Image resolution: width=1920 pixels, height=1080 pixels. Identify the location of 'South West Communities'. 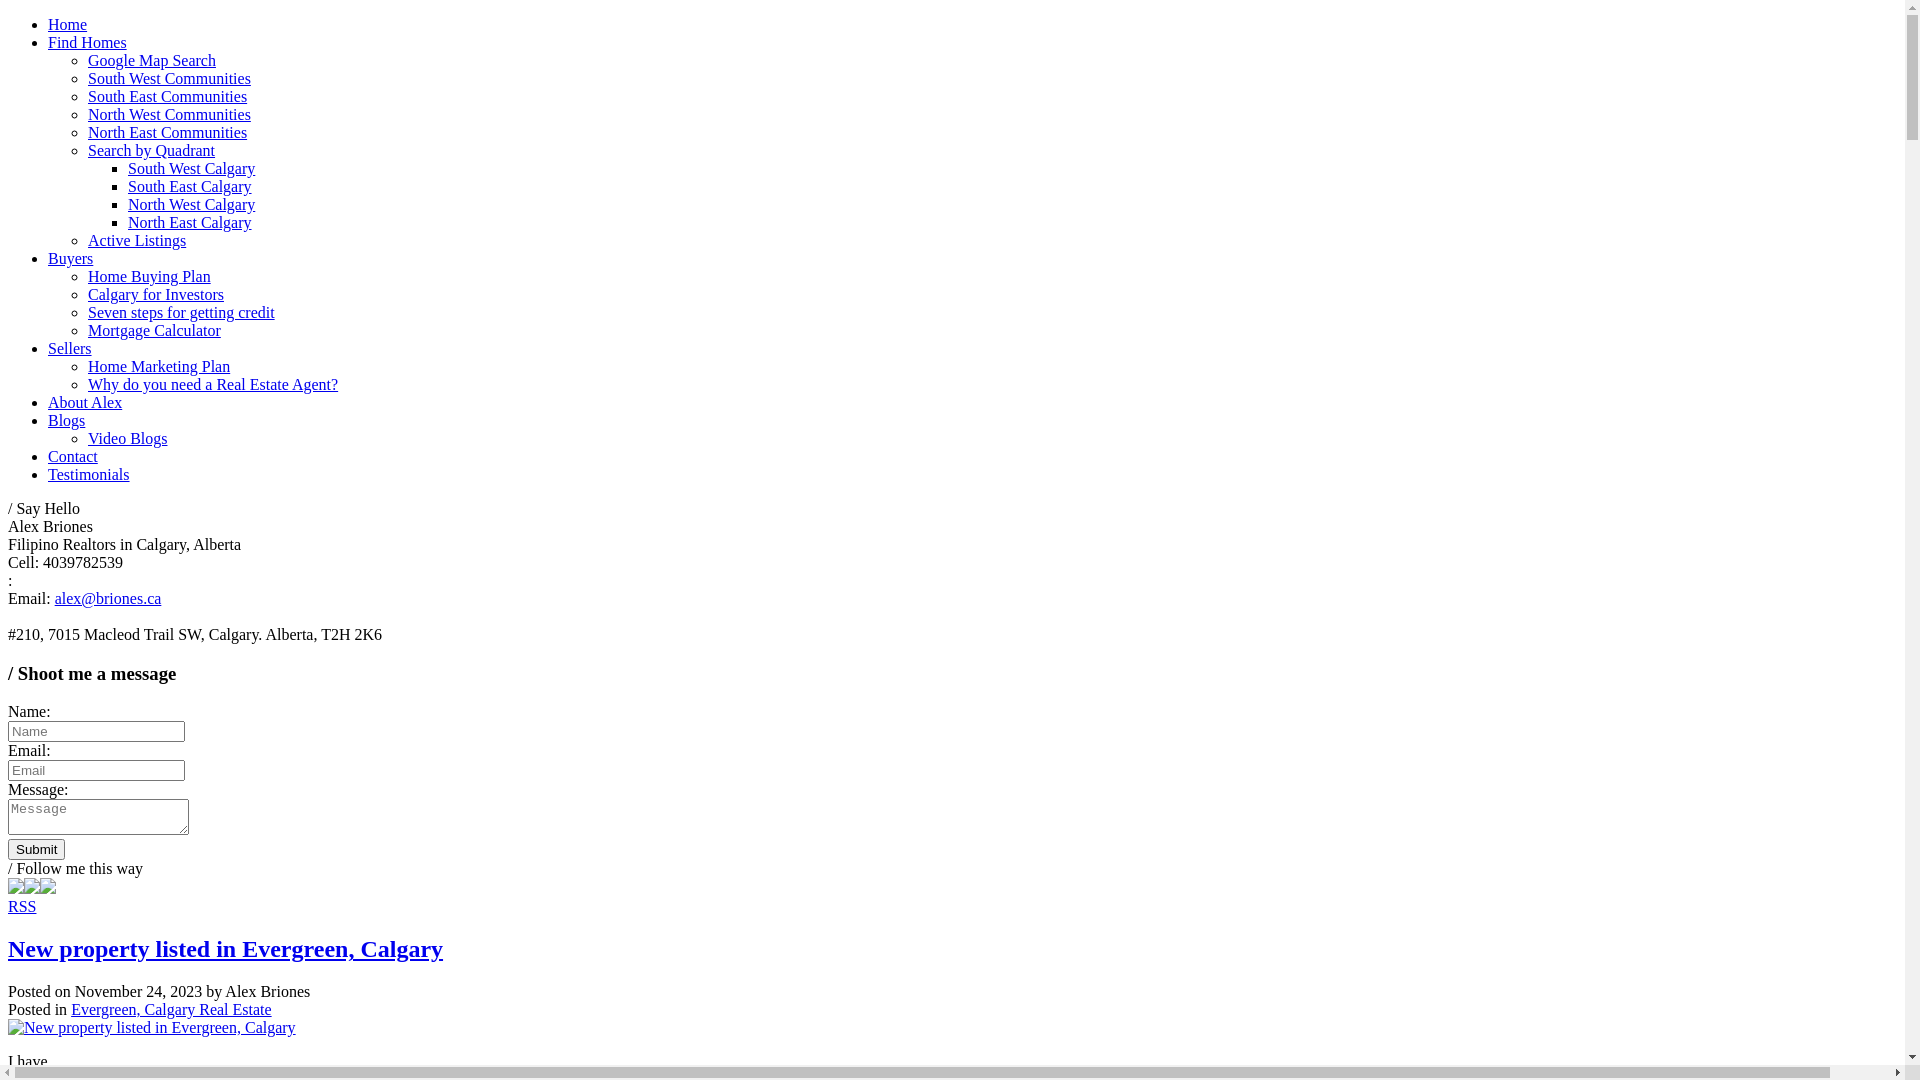
(169, 77).